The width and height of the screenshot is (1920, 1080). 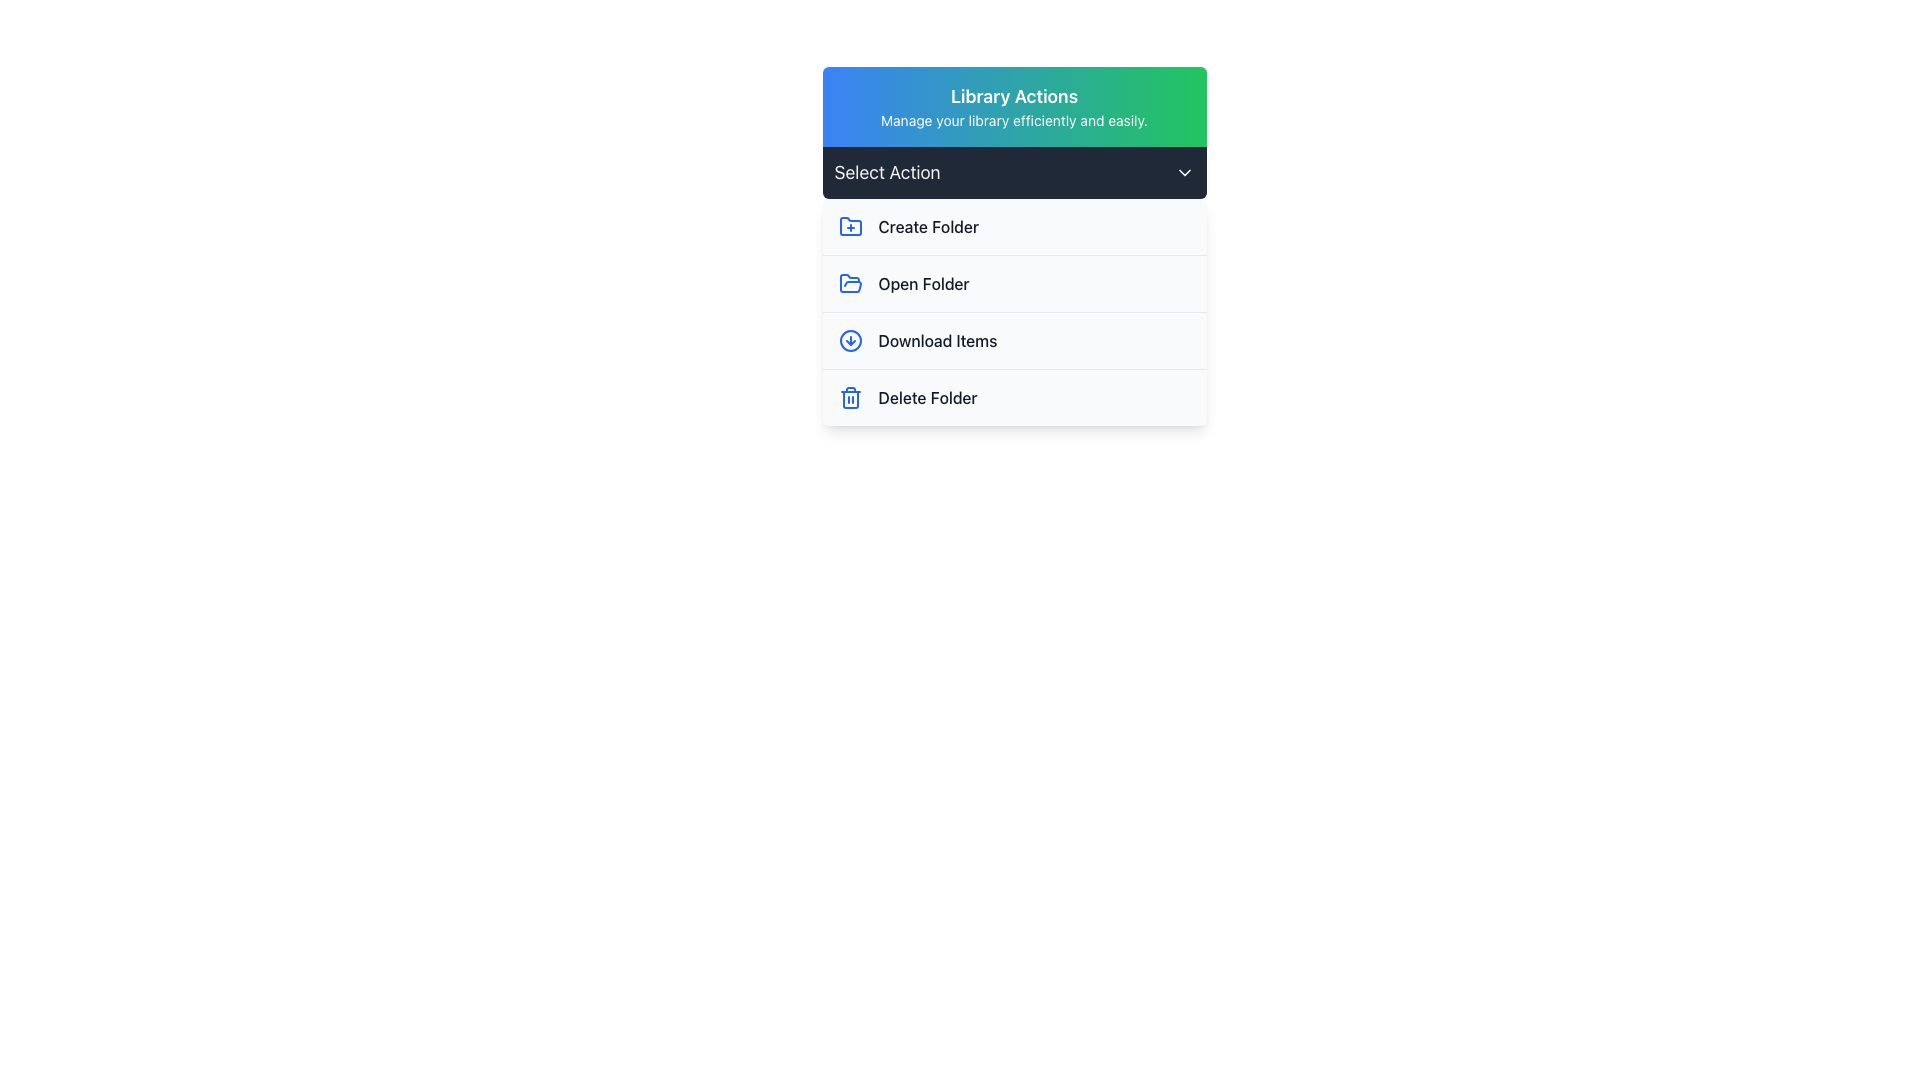 I want to click on the prominent header text labeled 'Library Actions', which is styled in a bold font with white color against a gradient background, so click(x=1014, y=96).